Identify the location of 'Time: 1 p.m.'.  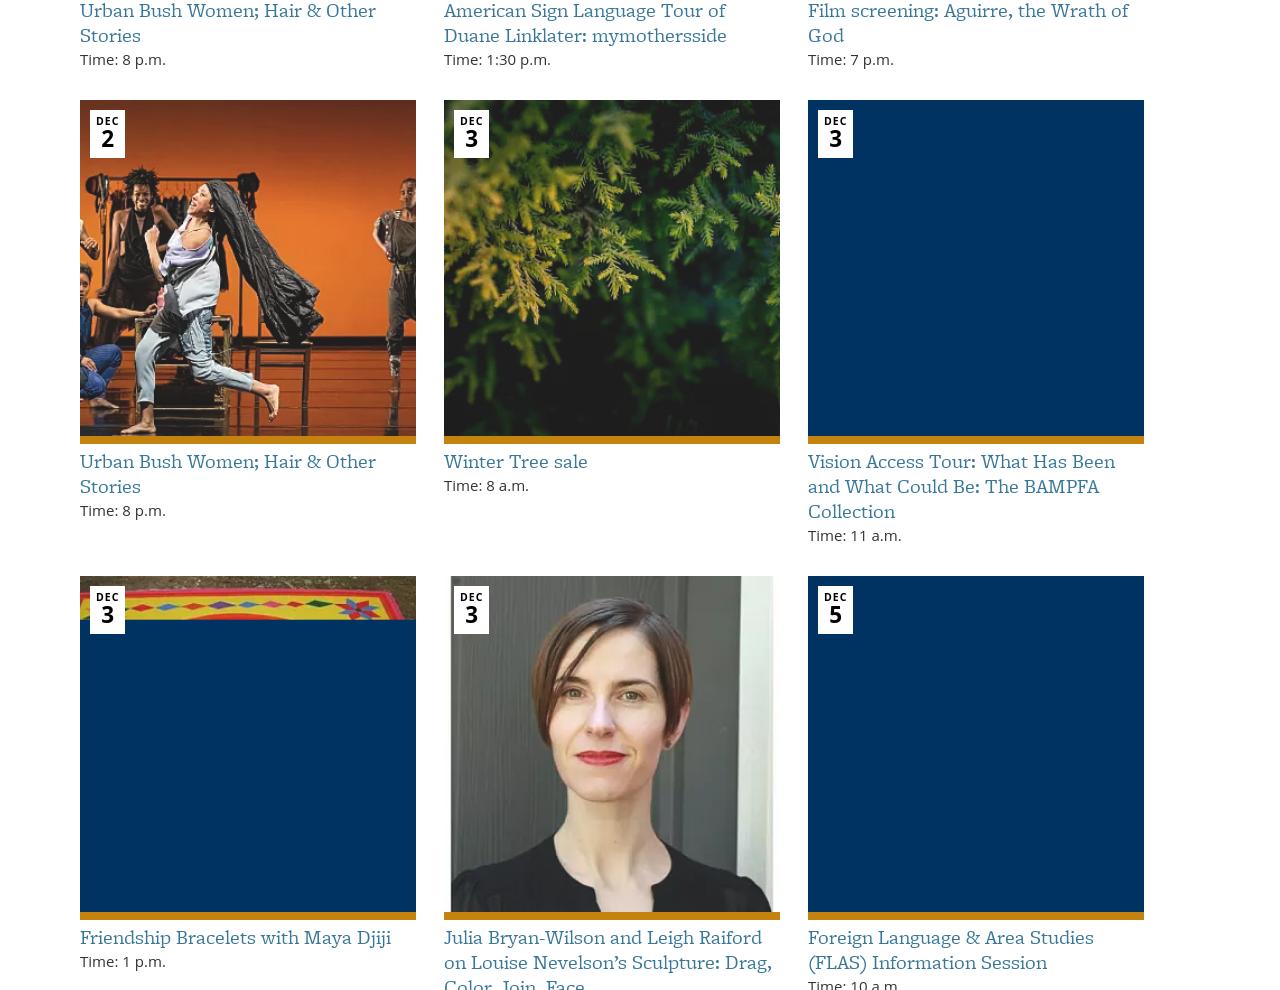
(121, 960).